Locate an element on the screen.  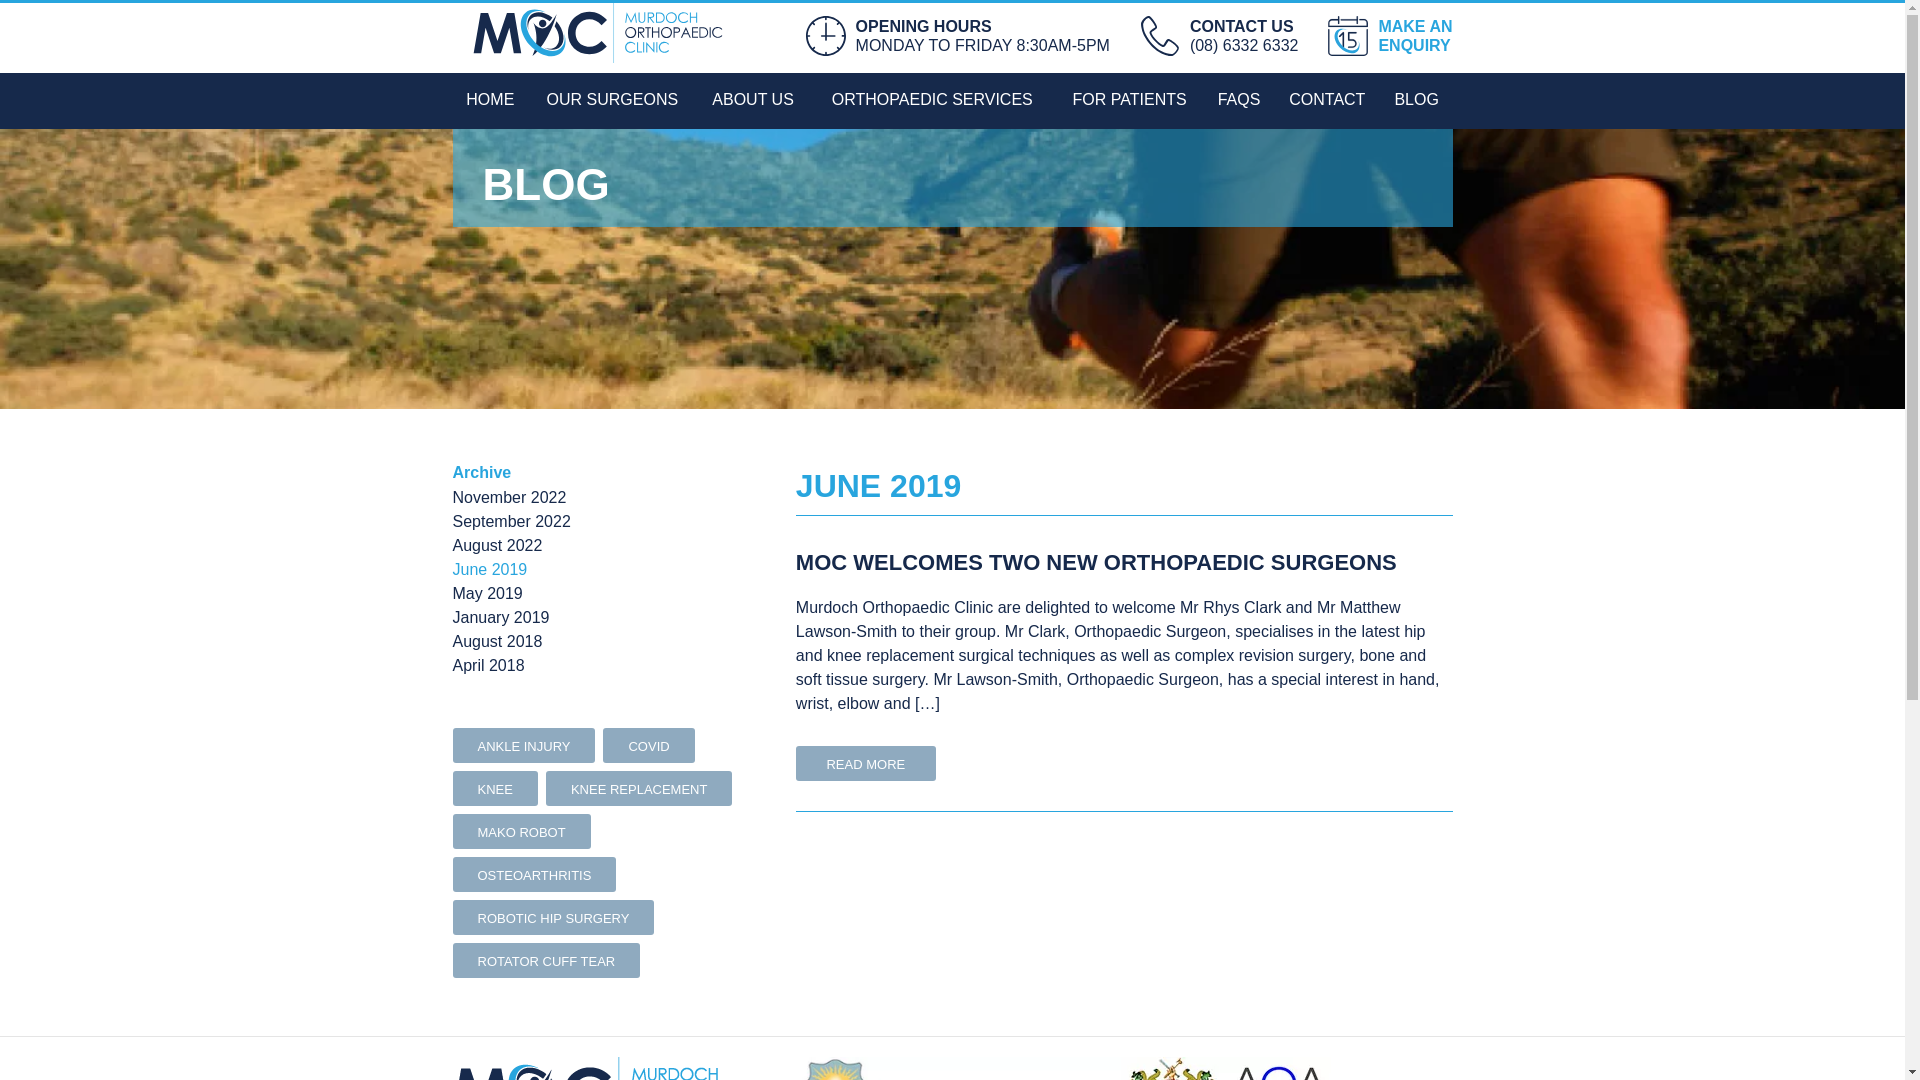
'ABOUT US' is located at coordinates (752, 100).